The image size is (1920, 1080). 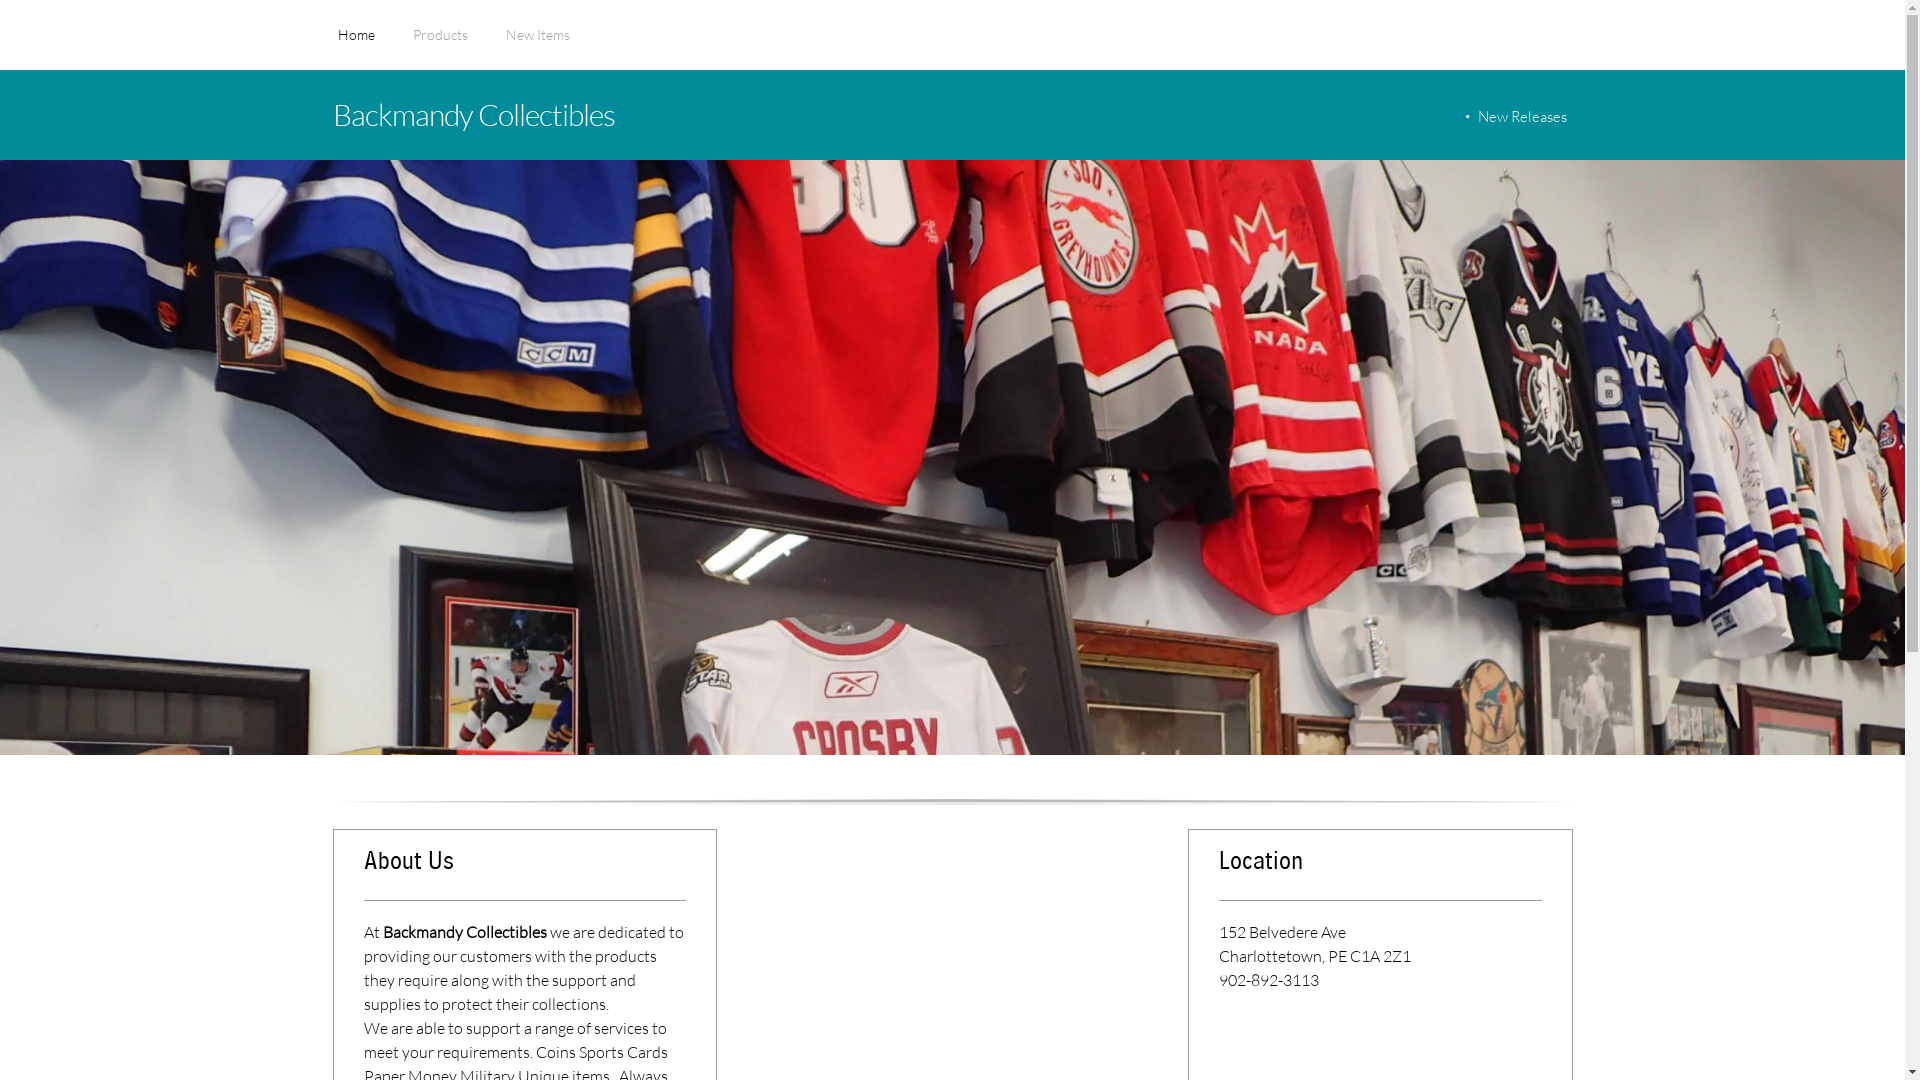 I want to click on 'New Items', so click(x=537, y=45).